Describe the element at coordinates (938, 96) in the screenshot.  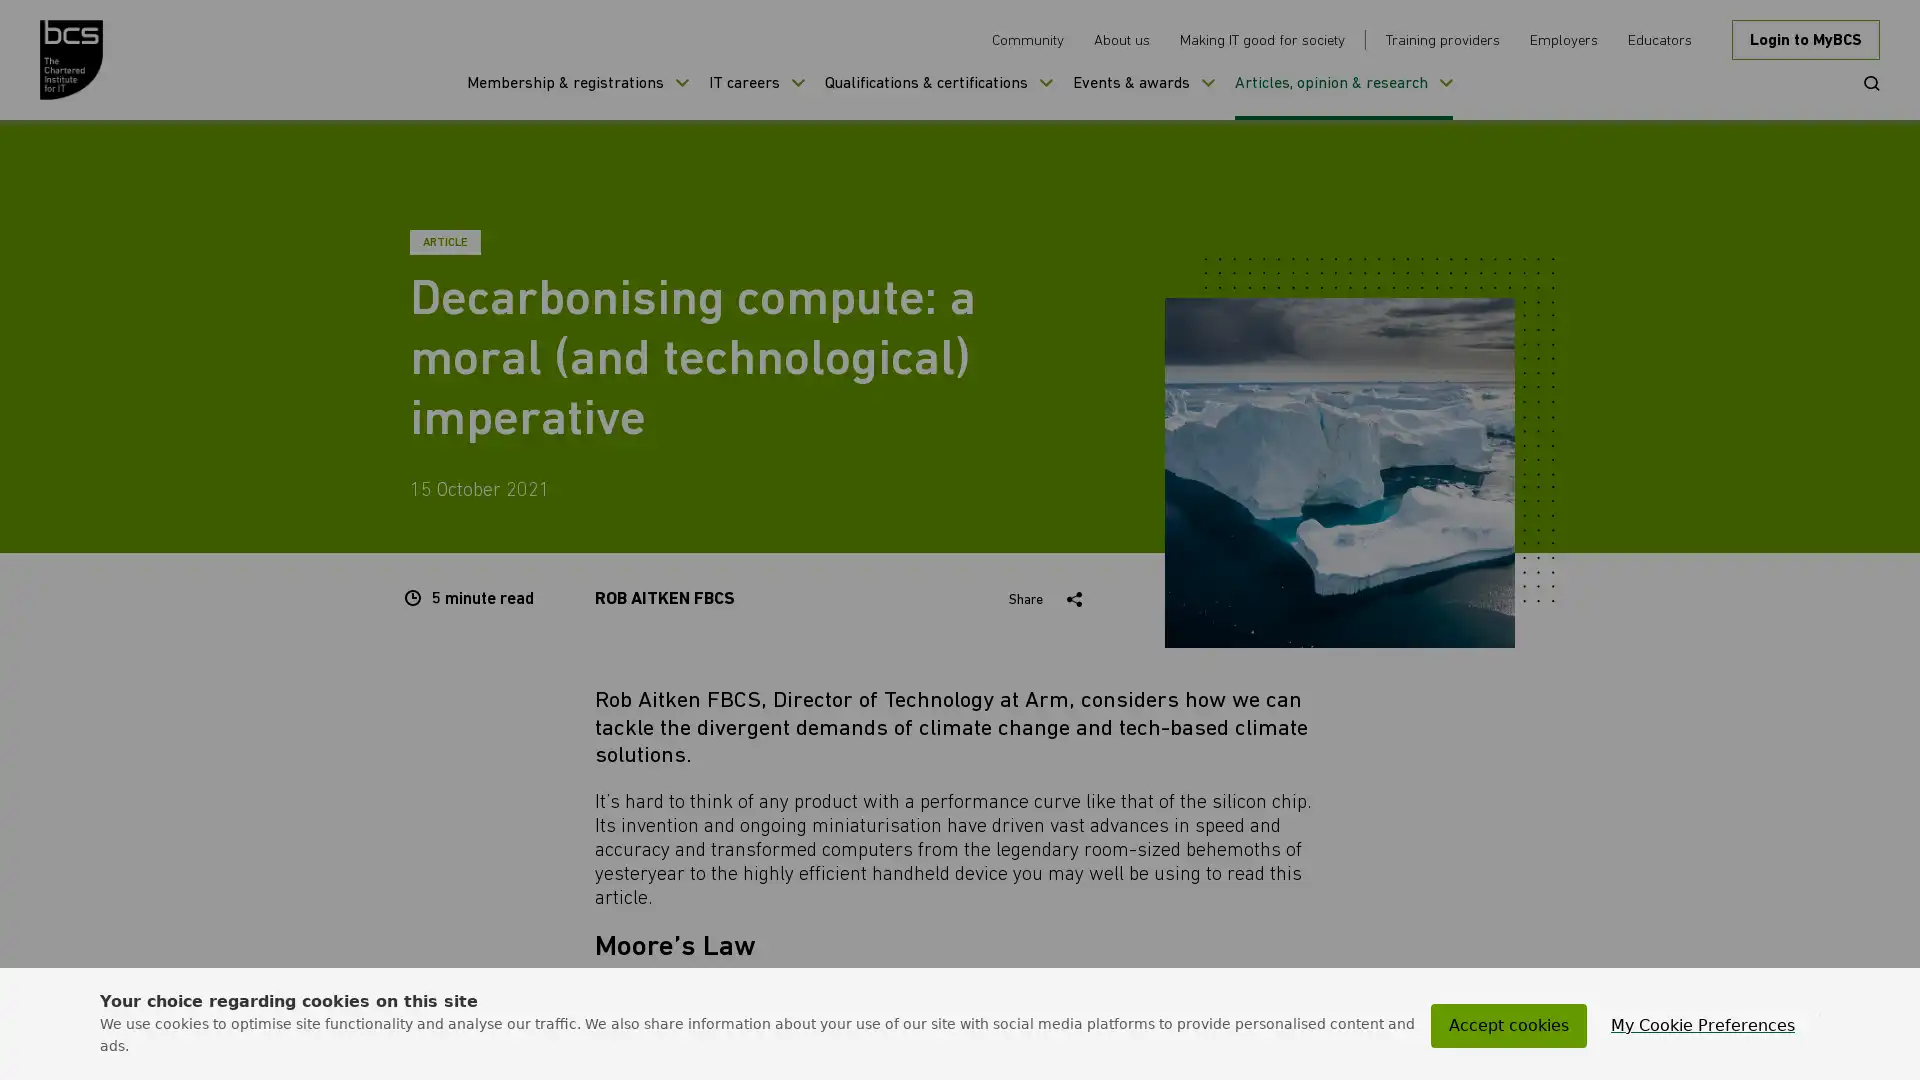
I see `Qualifications & certifications` at that location.